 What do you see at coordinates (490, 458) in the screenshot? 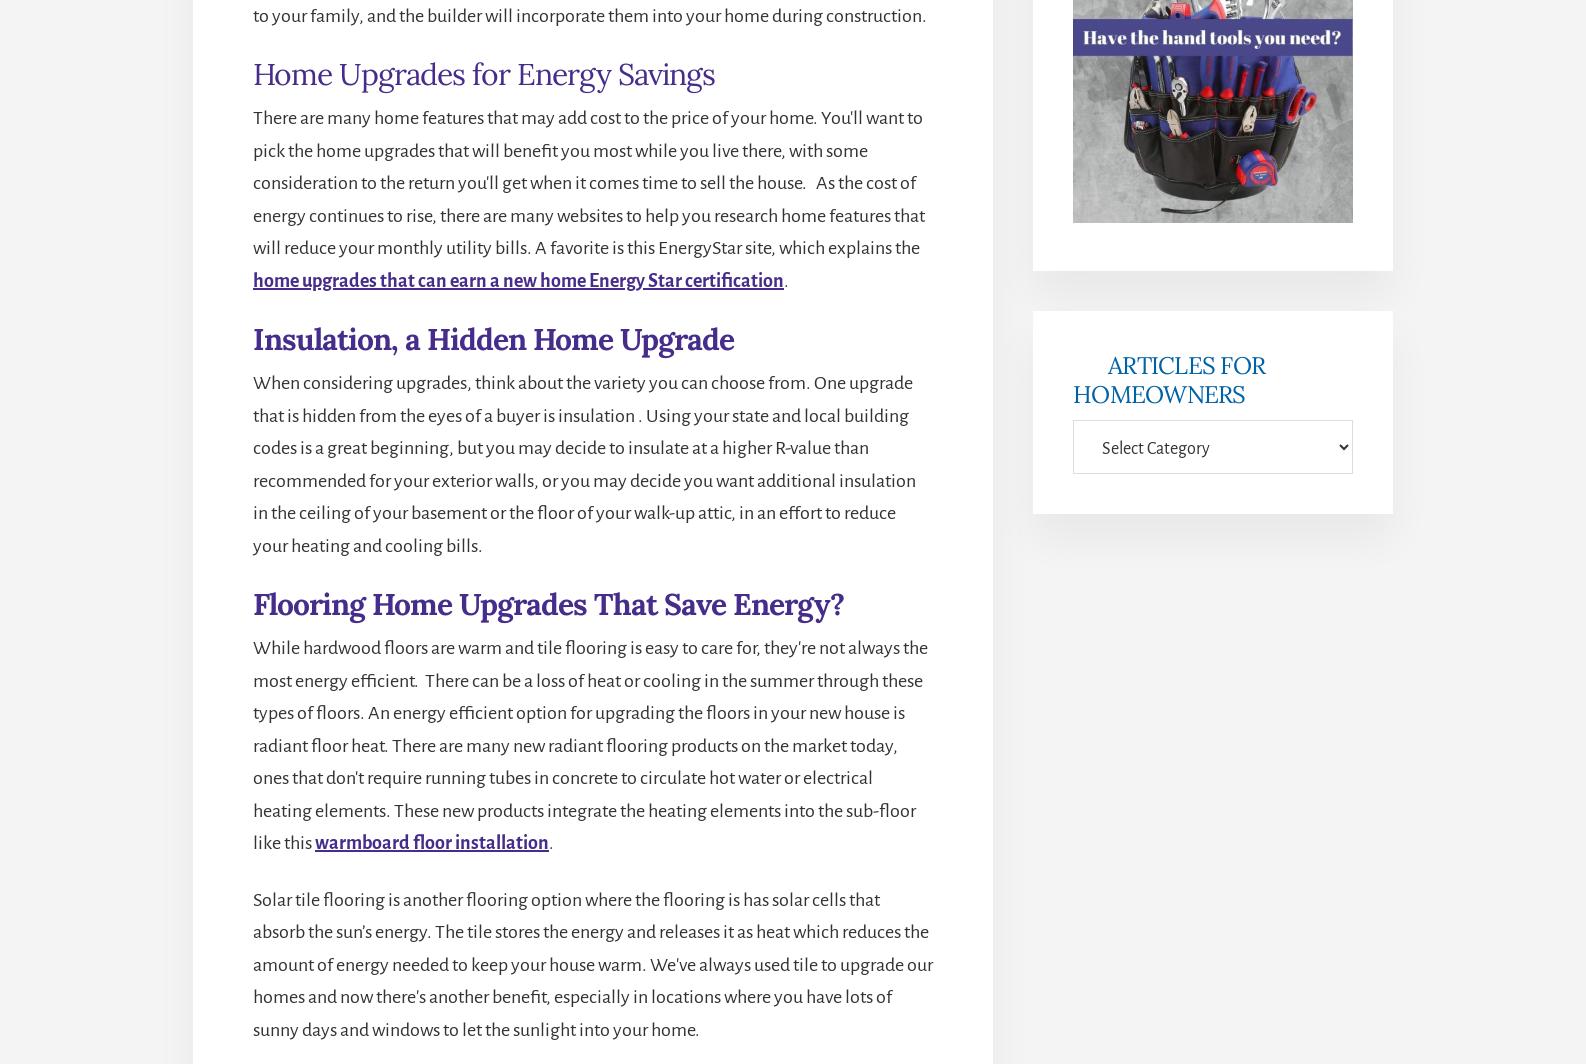
I see `'The name tells our story! We provide women homeowners with “how to” resources to manage their homes with confidence. We strive for homes that support how you want to live, while building equity for your future too.'` at bounding box center [490, 458].